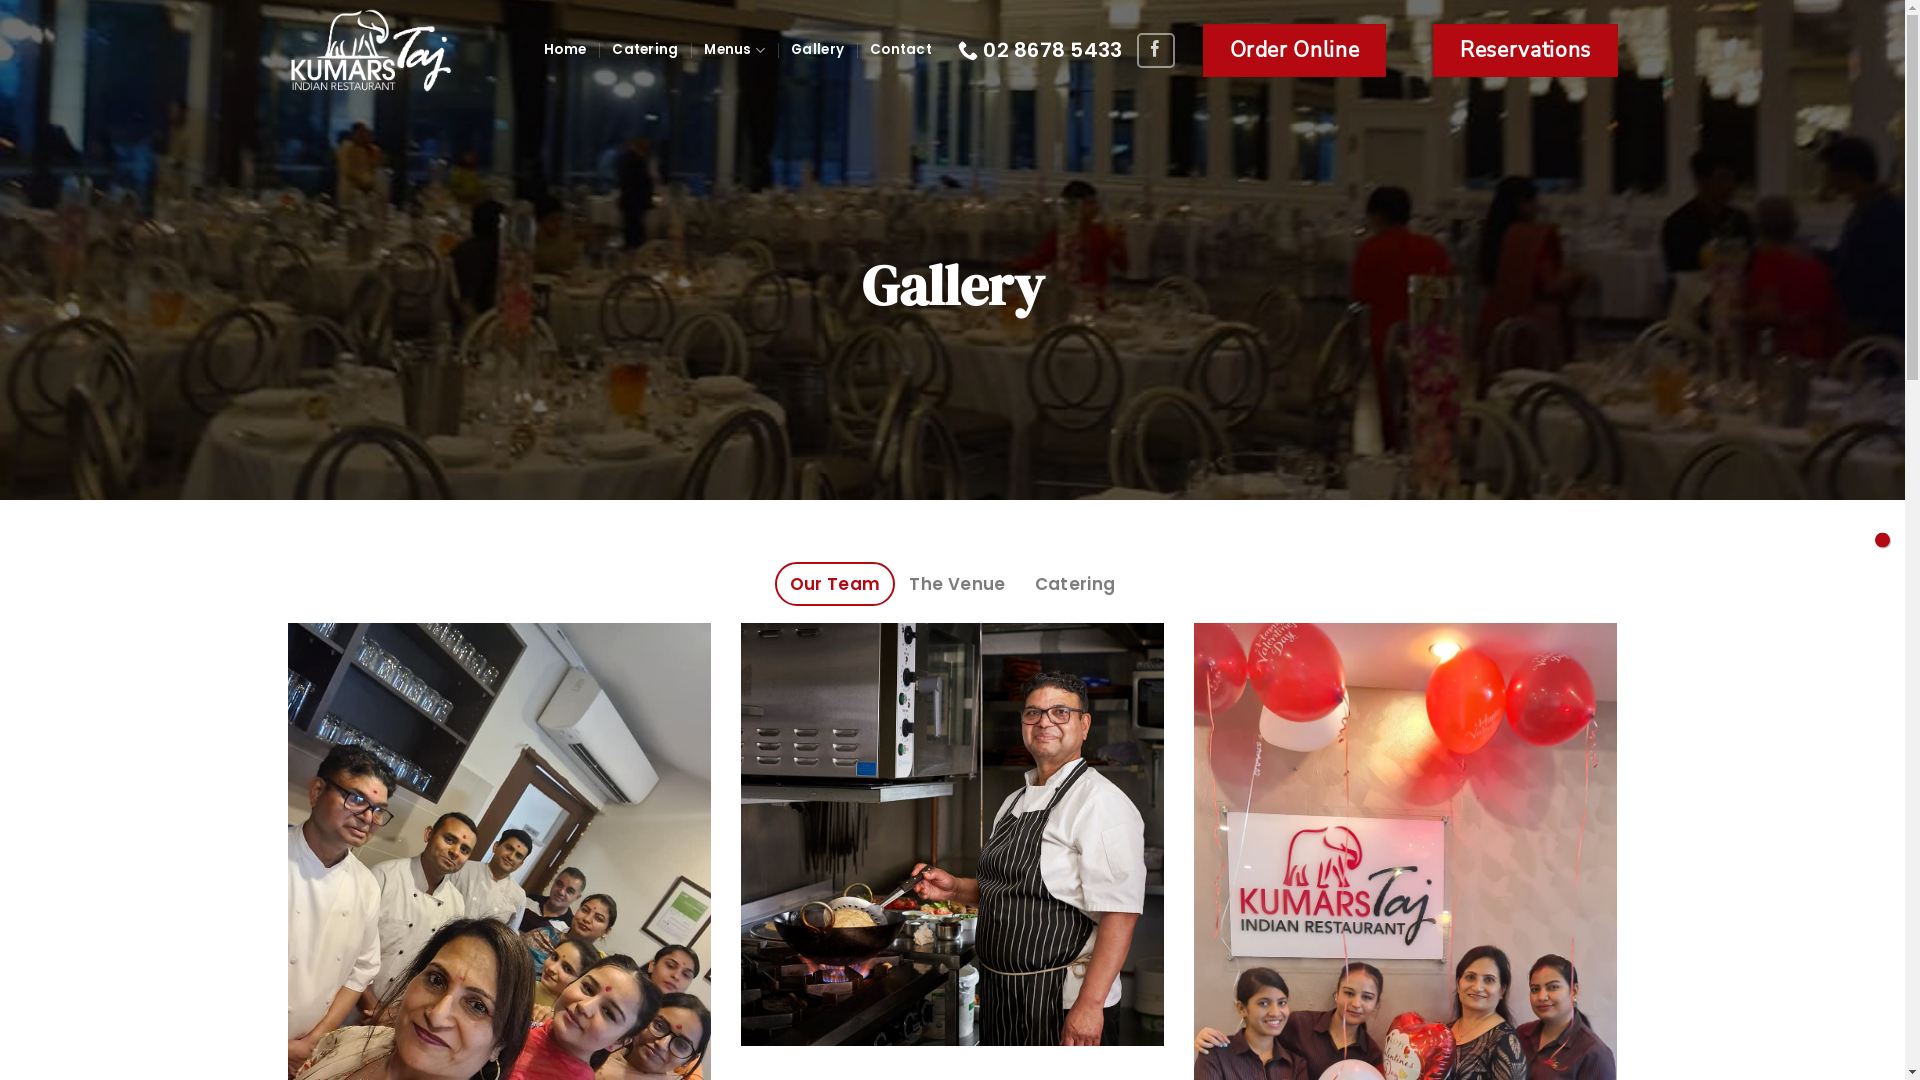  I want to click on 'Gallery', so click(790, 49).